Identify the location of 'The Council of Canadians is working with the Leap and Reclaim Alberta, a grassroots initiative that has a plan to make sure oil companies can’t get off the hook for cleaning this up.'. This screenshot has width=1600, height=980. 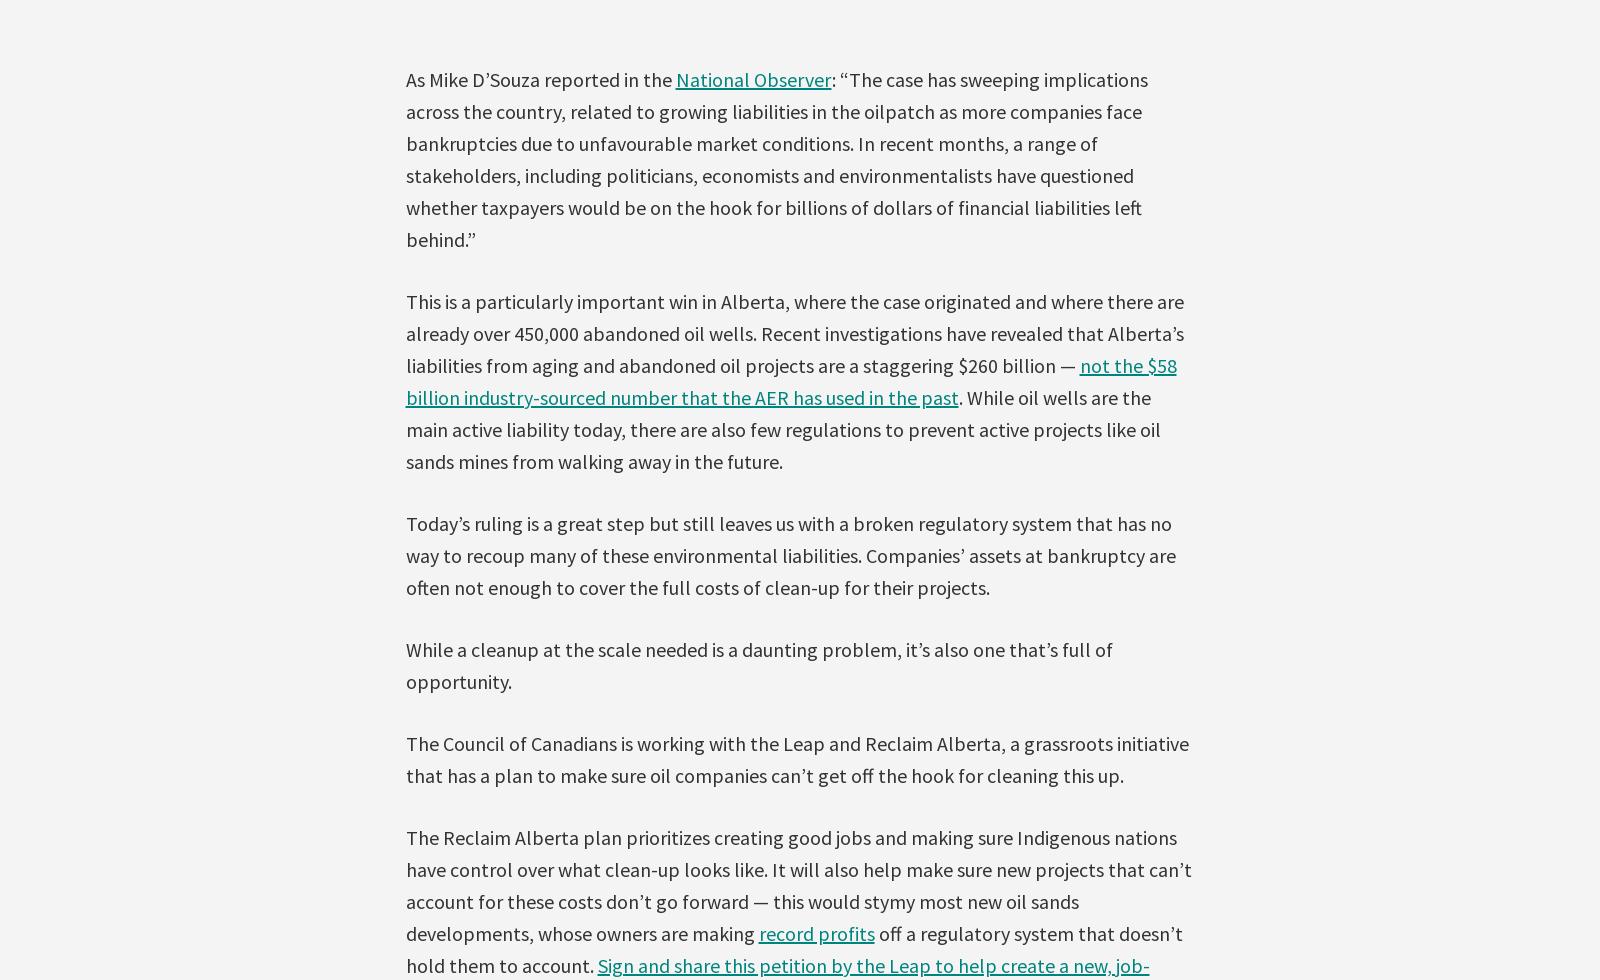
(403, 758).